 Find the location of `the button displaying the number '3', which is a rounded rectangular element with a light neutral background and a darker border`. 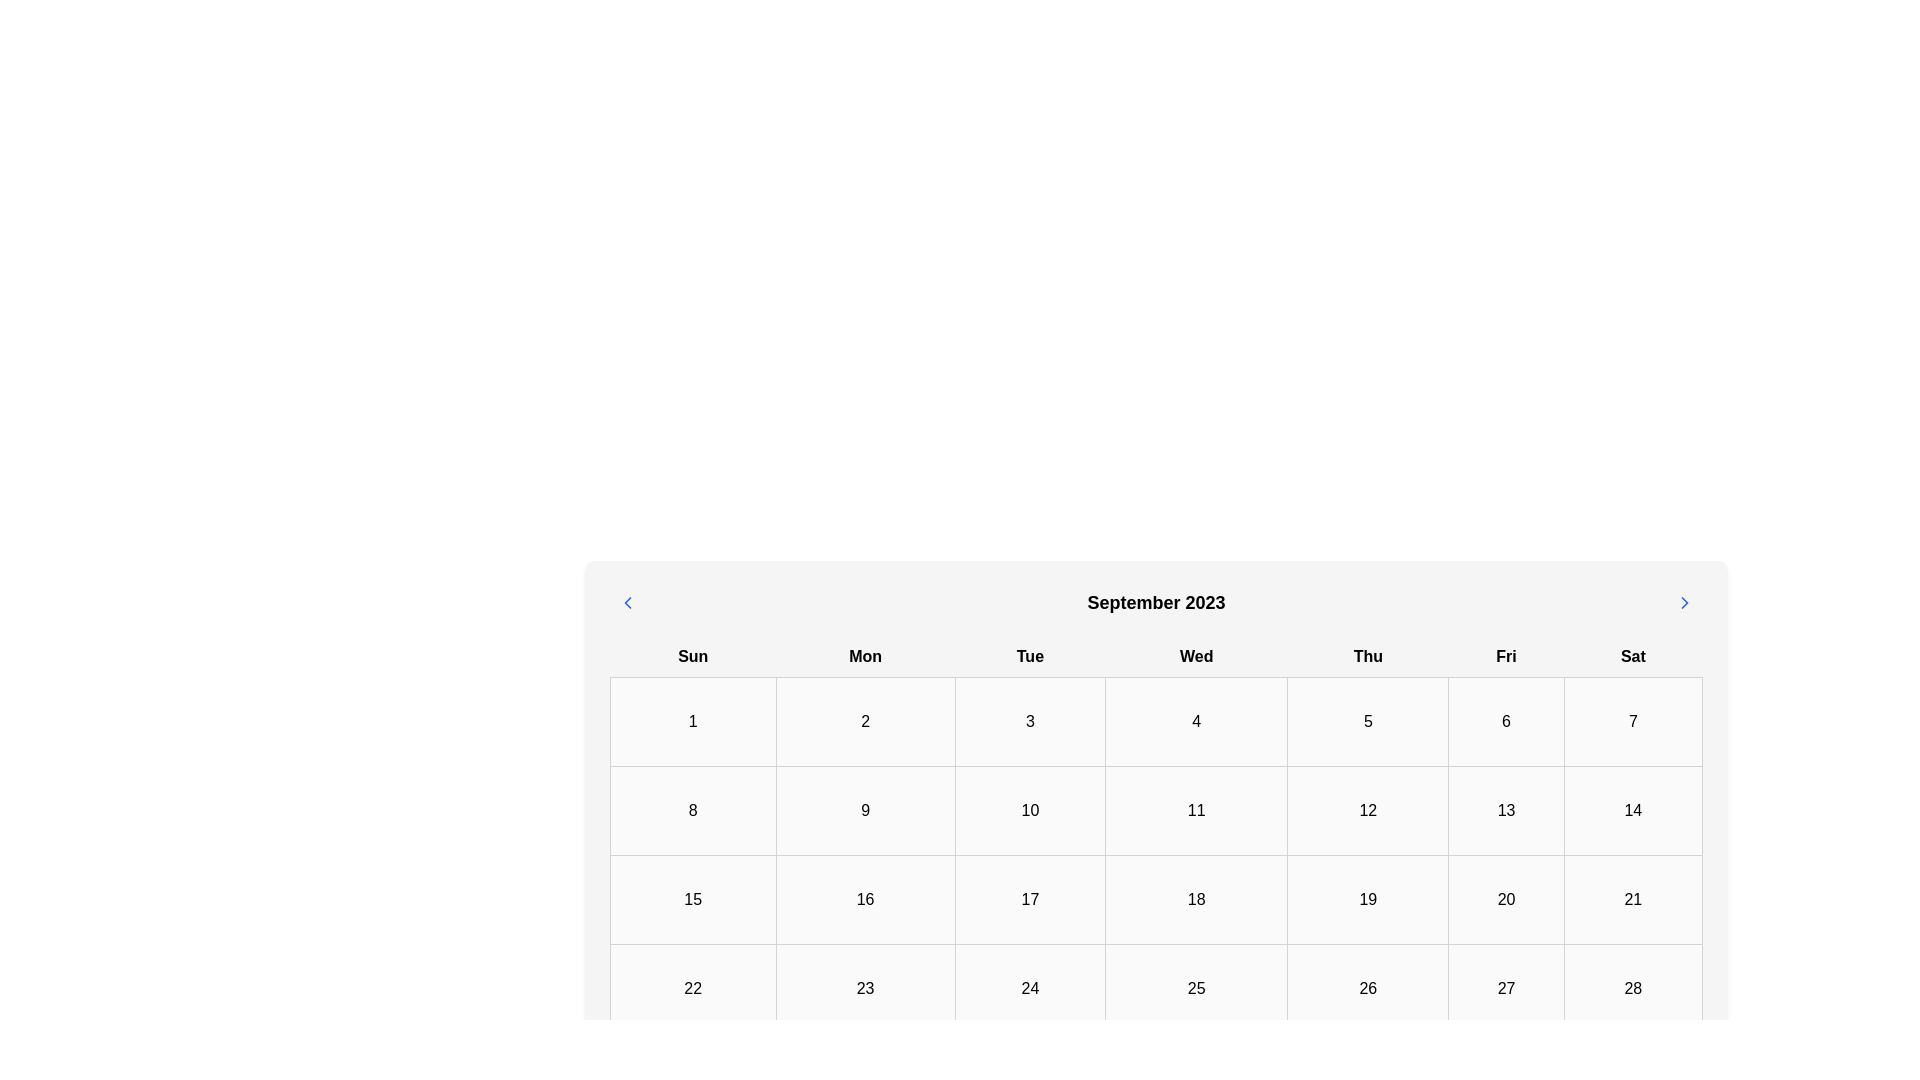

the button displaying the number '3', which is a rounded rectangular element with a light neutral background and a darker border is located at coordinates (1030, 721).